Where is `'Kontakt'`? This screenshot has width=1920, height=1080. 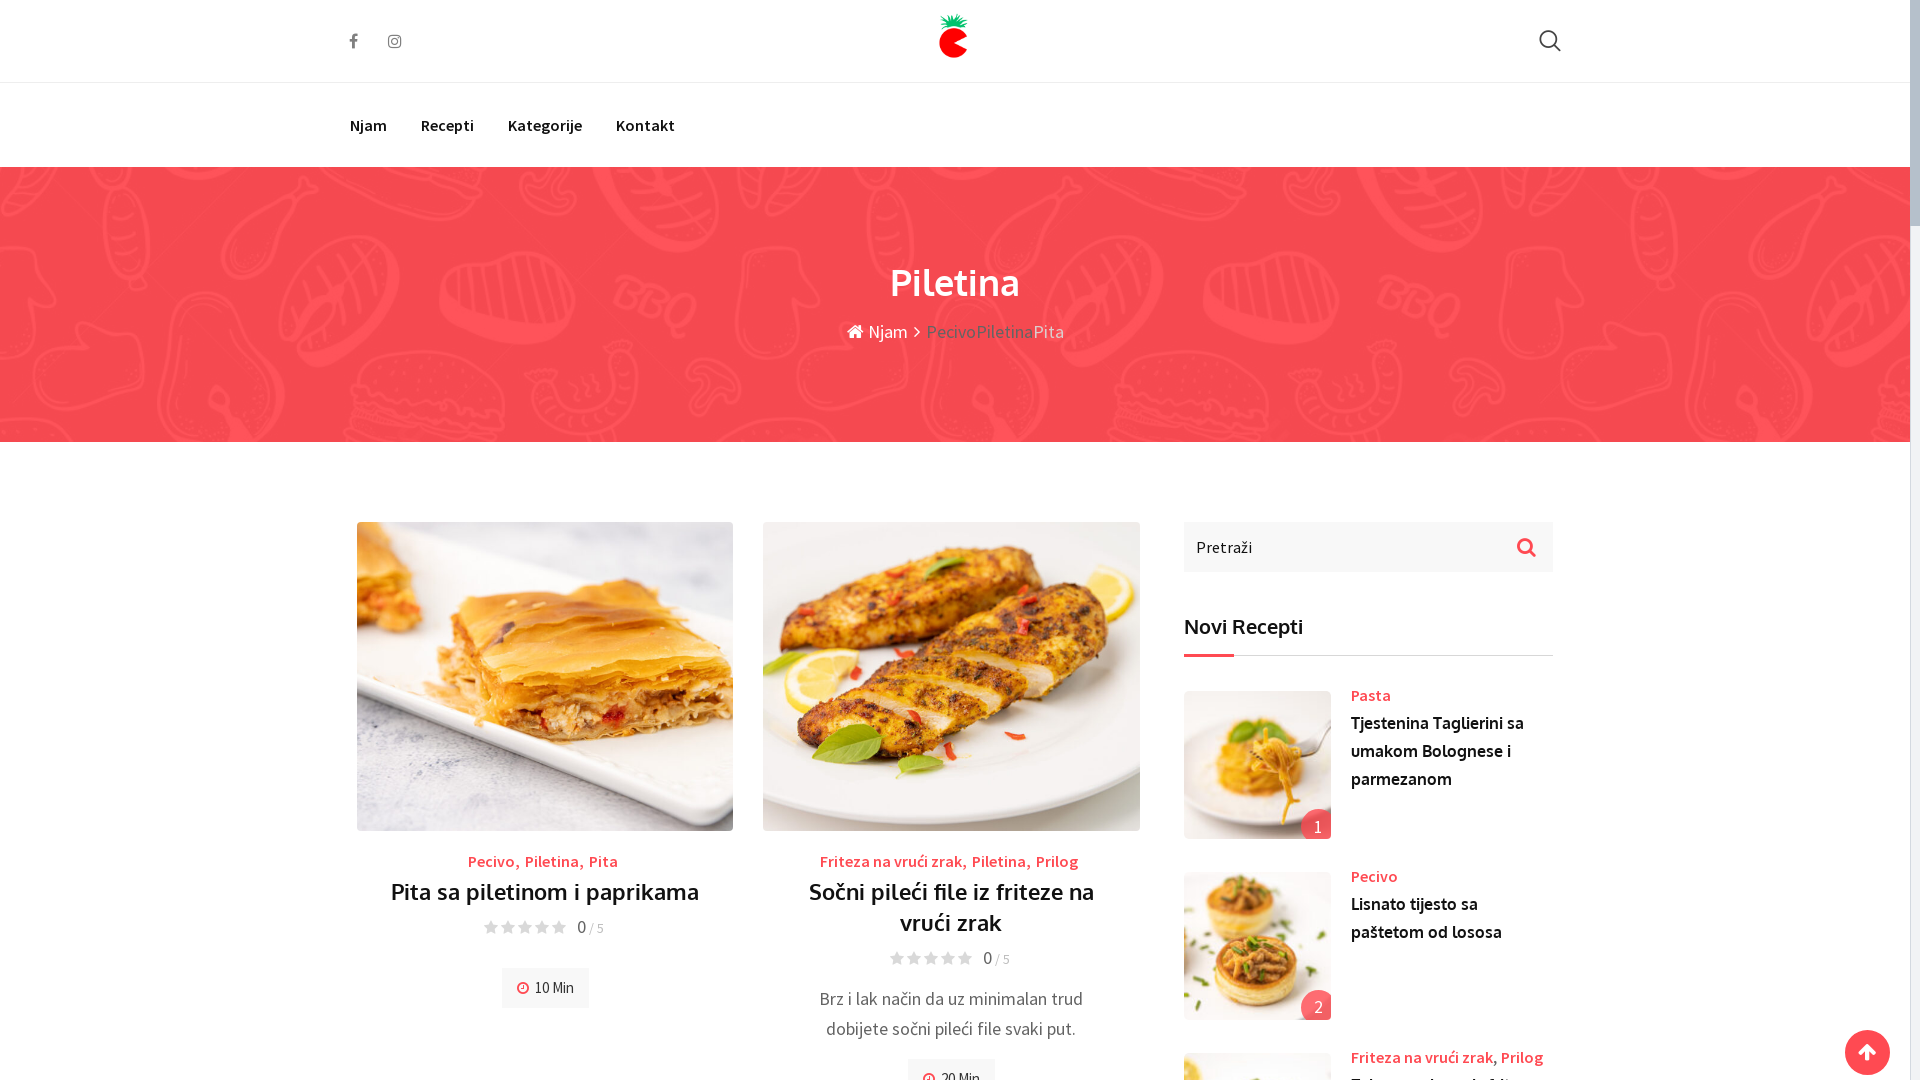 'Kontakt' is located at coordinates (645, 124).